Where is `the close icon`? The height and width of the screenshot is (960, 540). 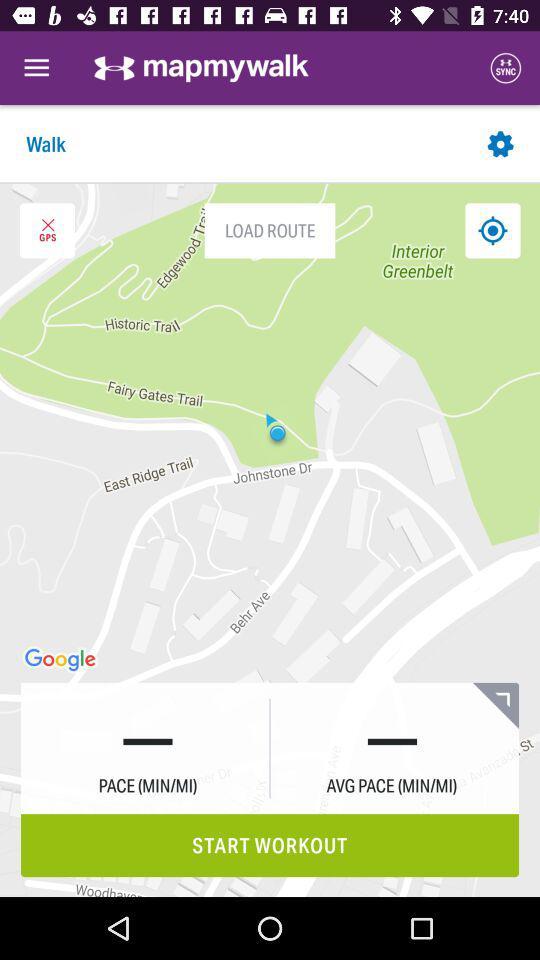 the close icon is located at coordinates (47, 230).